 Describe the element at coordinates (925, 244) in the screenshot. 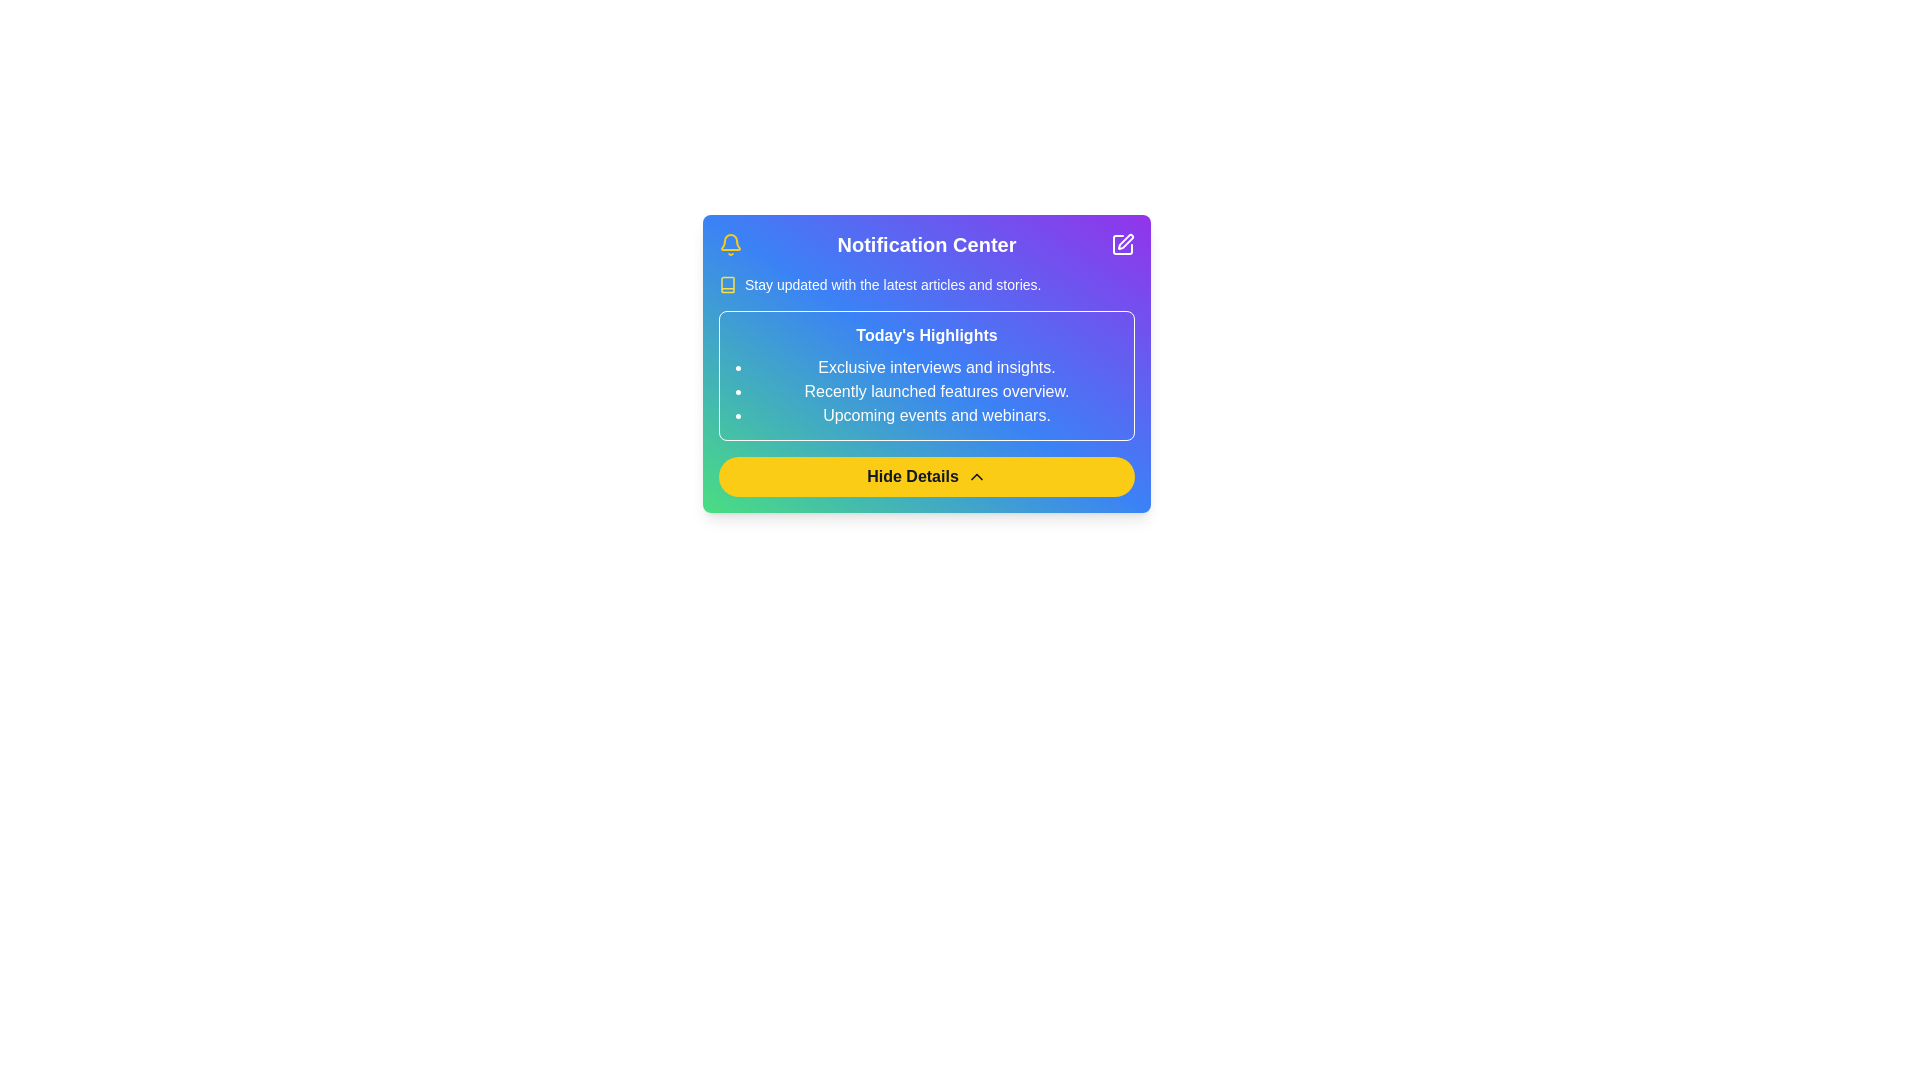

I see `text content of the Header section located at the top of the card, which is centrally aligned and flanked by a bell icon on the left and a pen icon on the right` at that location.